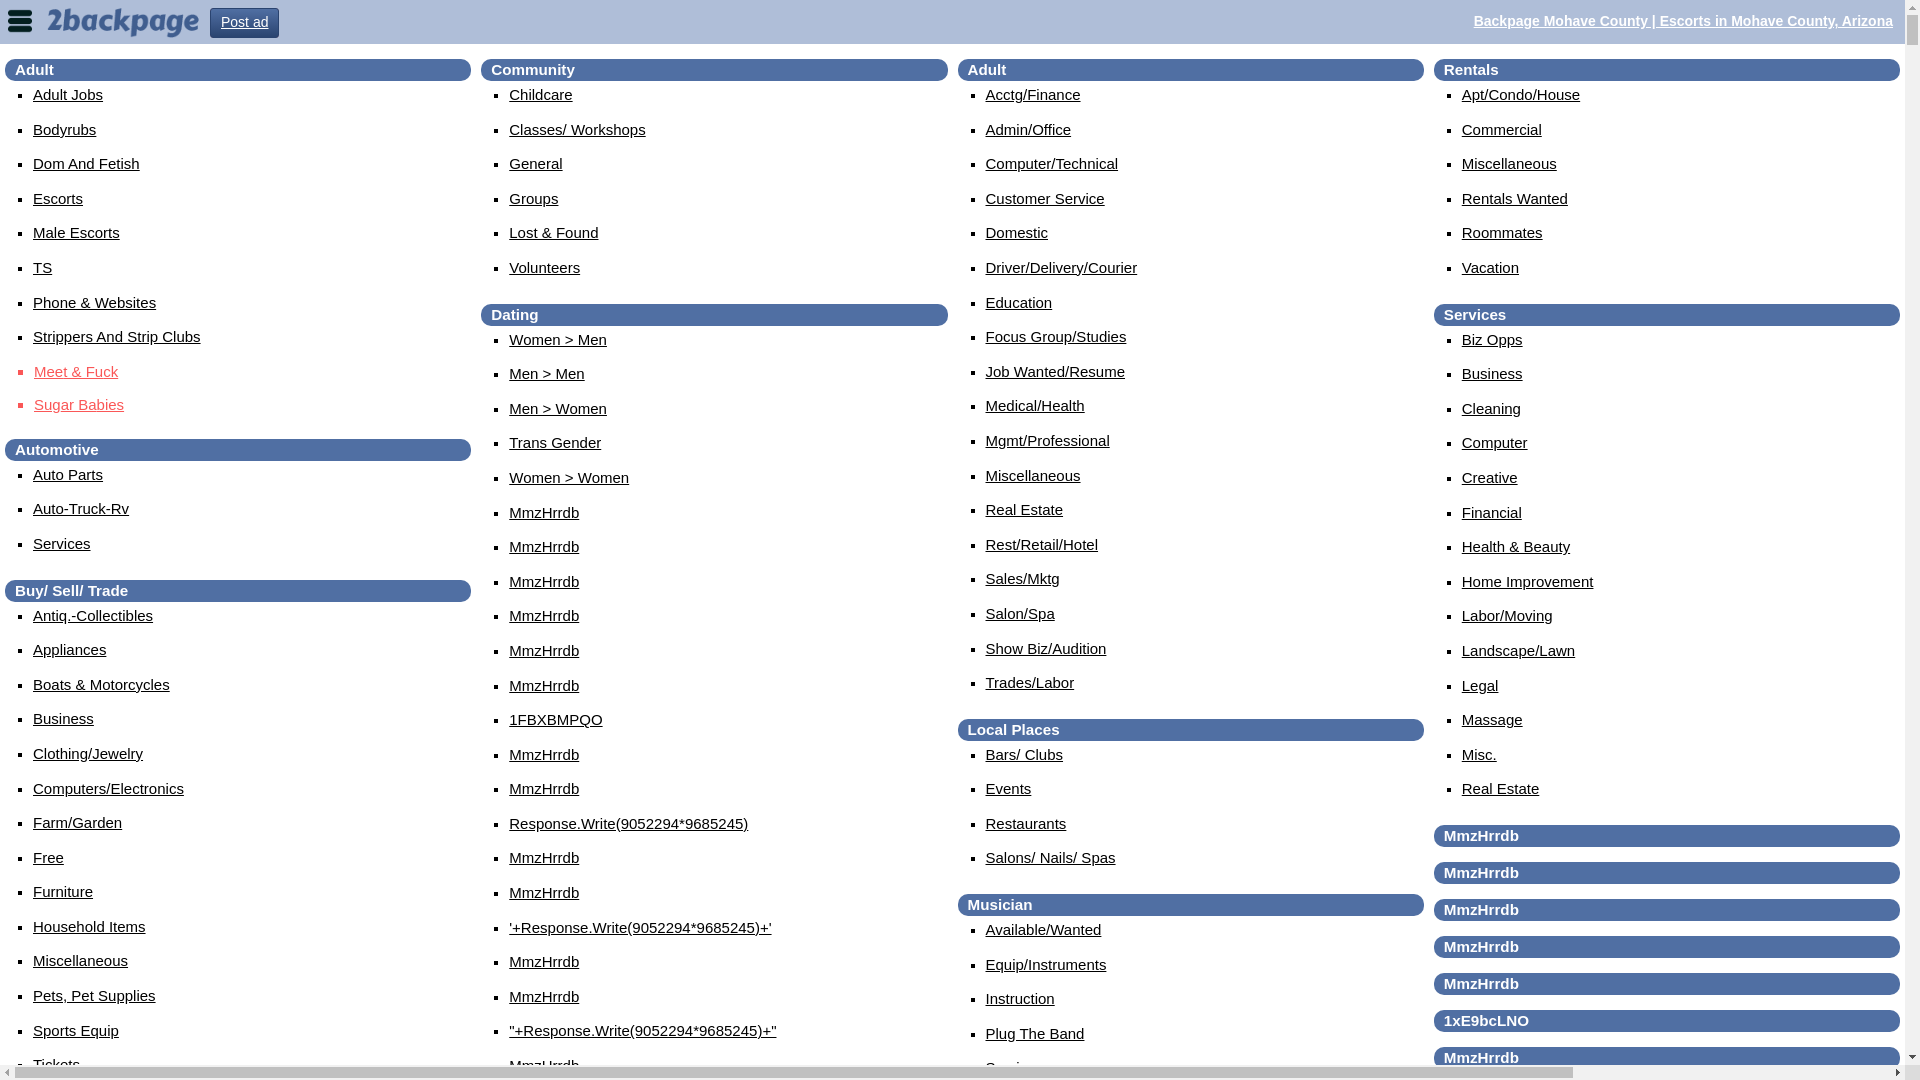 The width and height of the screenshot is (1920, 1080). I want to click on 'Apt/Condo/House', so click(1520, 94).